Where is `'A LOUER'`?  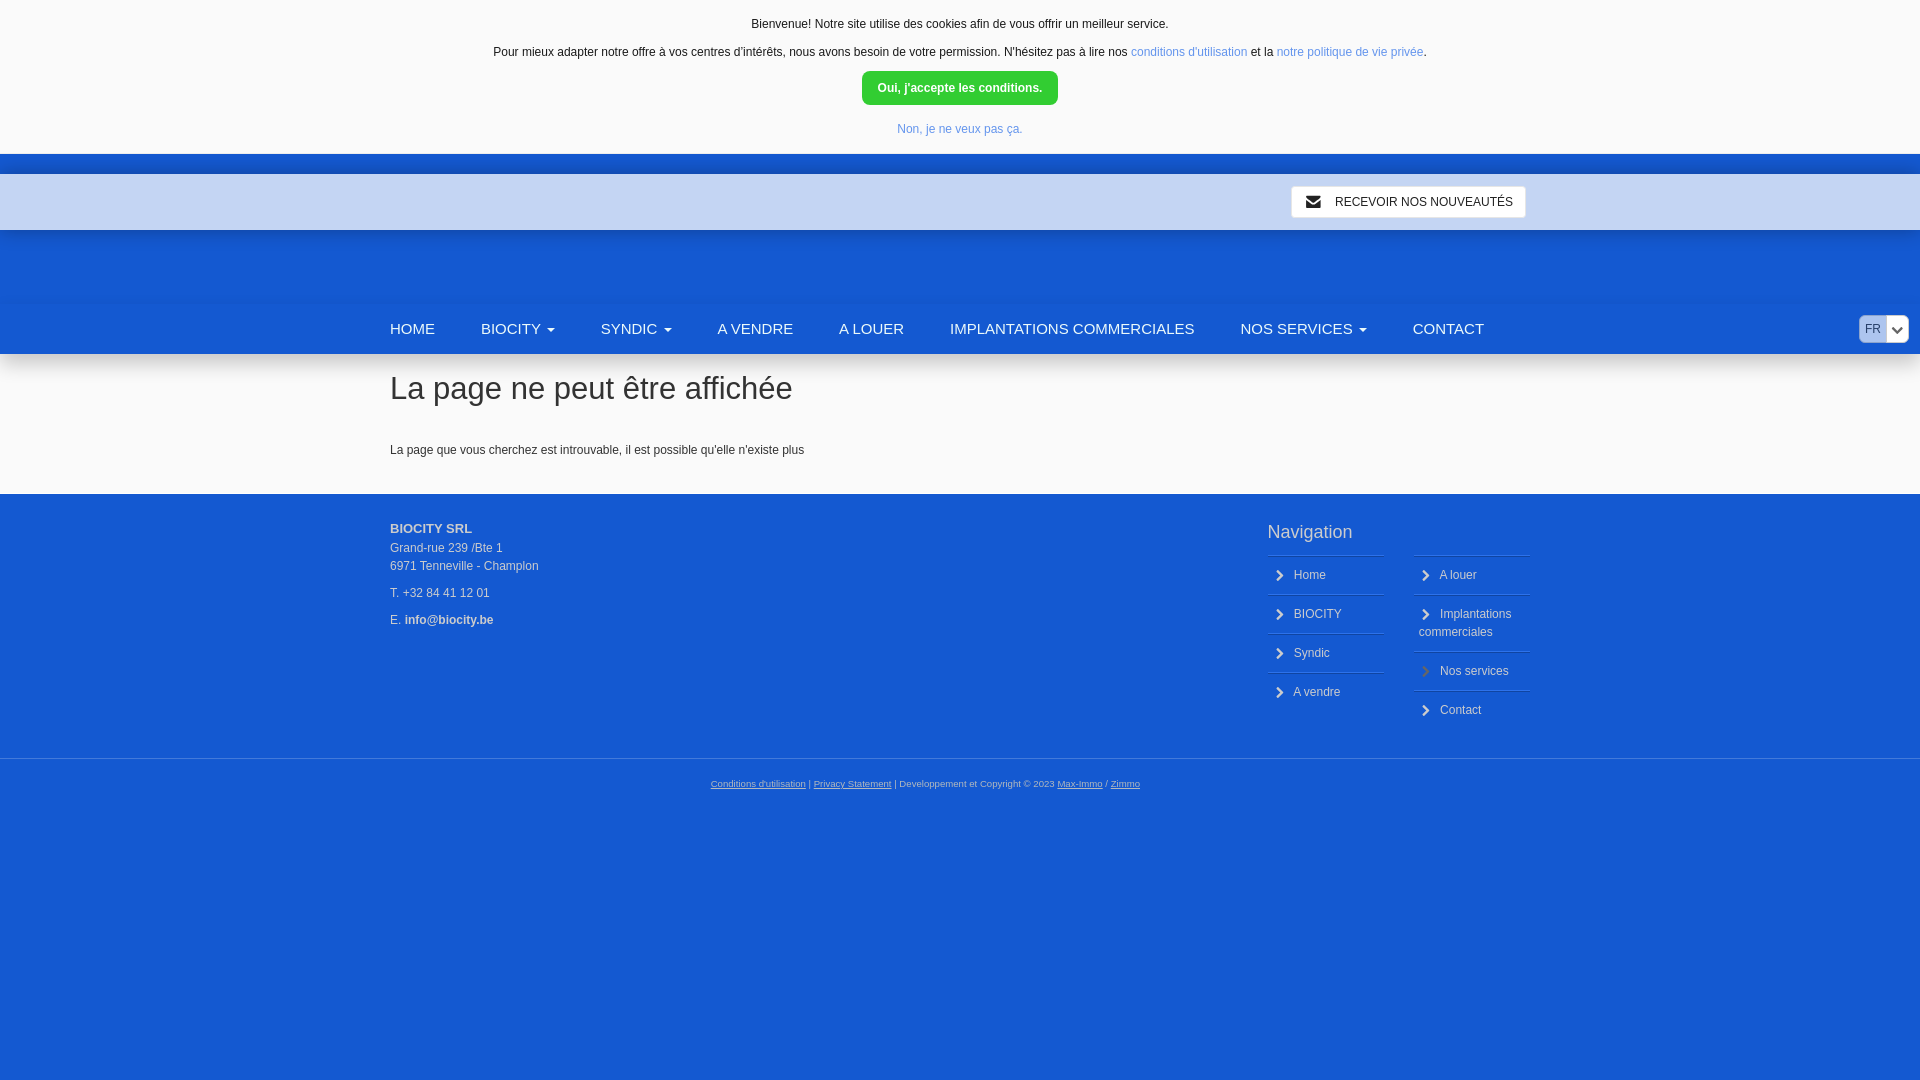
'A LOUER' is located at coordinates (893, 327).